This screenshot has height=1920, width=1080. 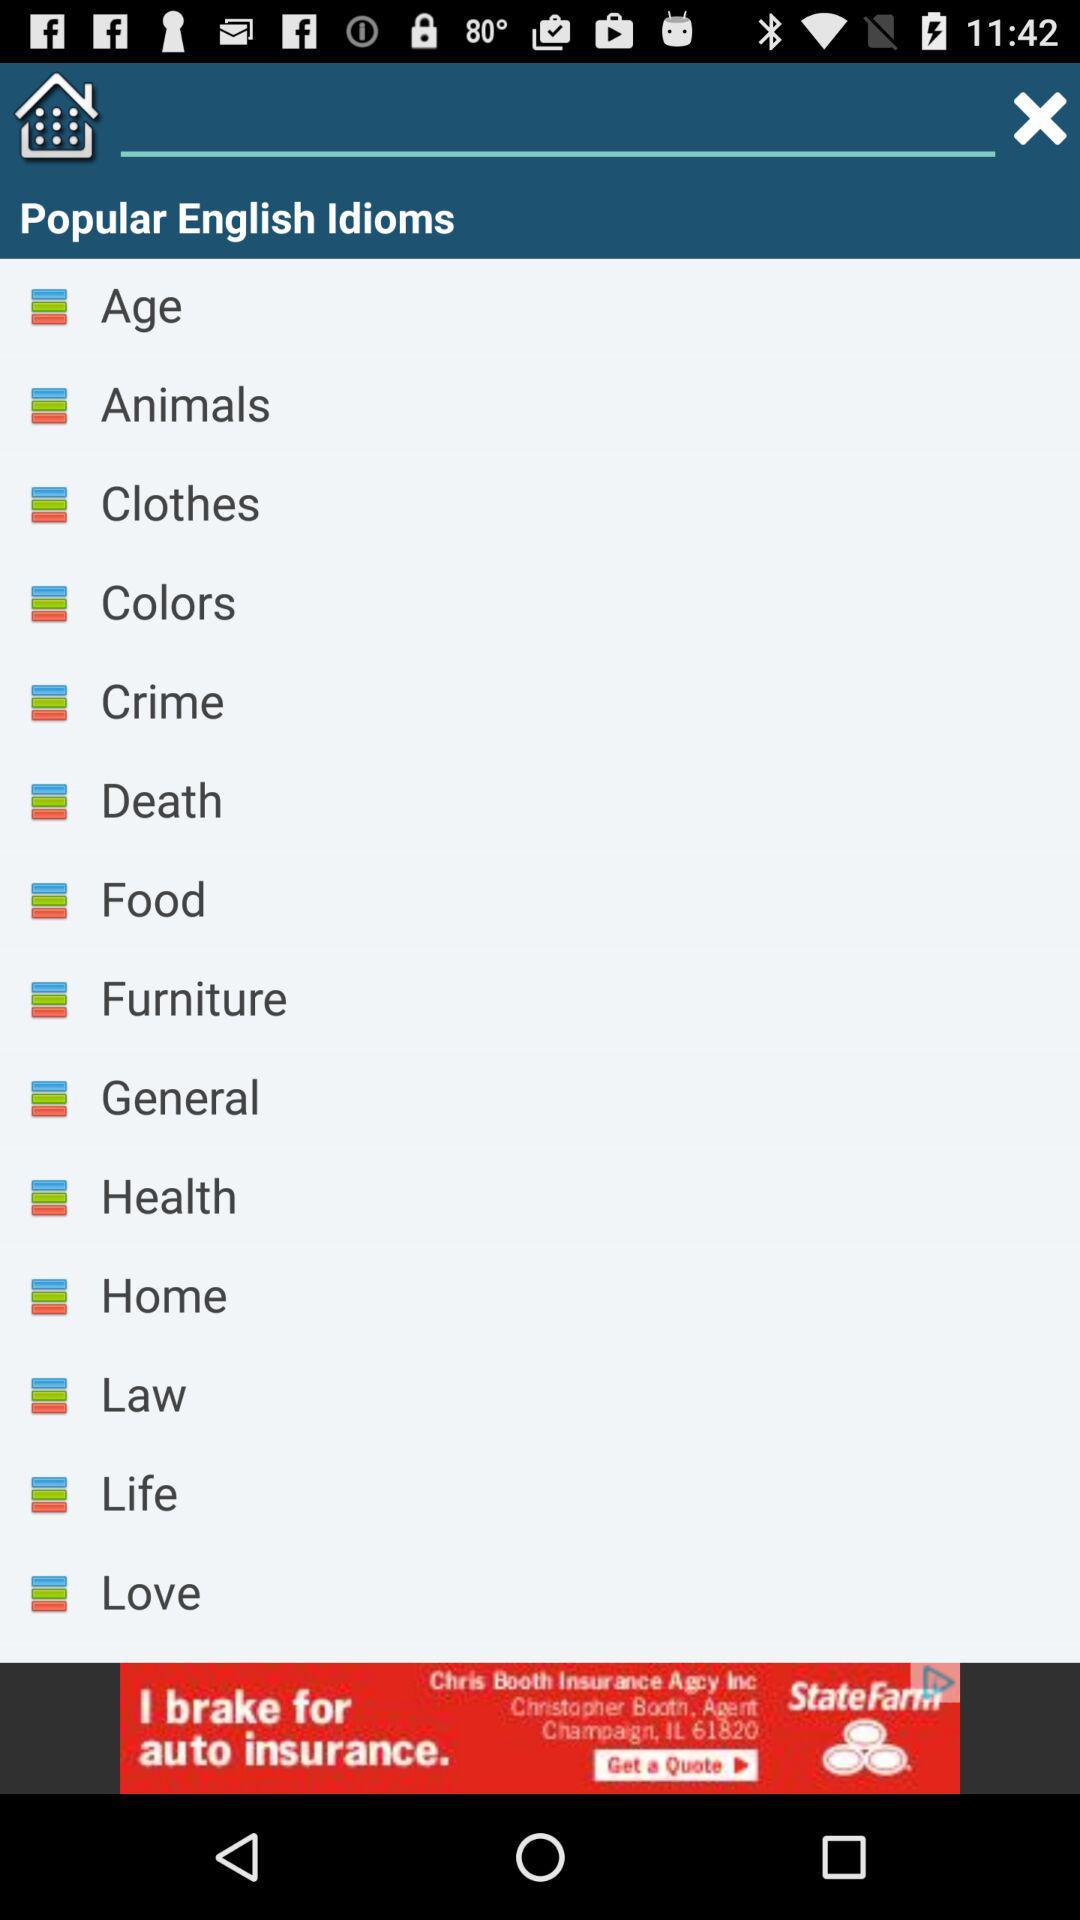 What do you see at coordinates (51, 125) in the screenshot?
I see `the home icon` at bounding box center [51, 125].